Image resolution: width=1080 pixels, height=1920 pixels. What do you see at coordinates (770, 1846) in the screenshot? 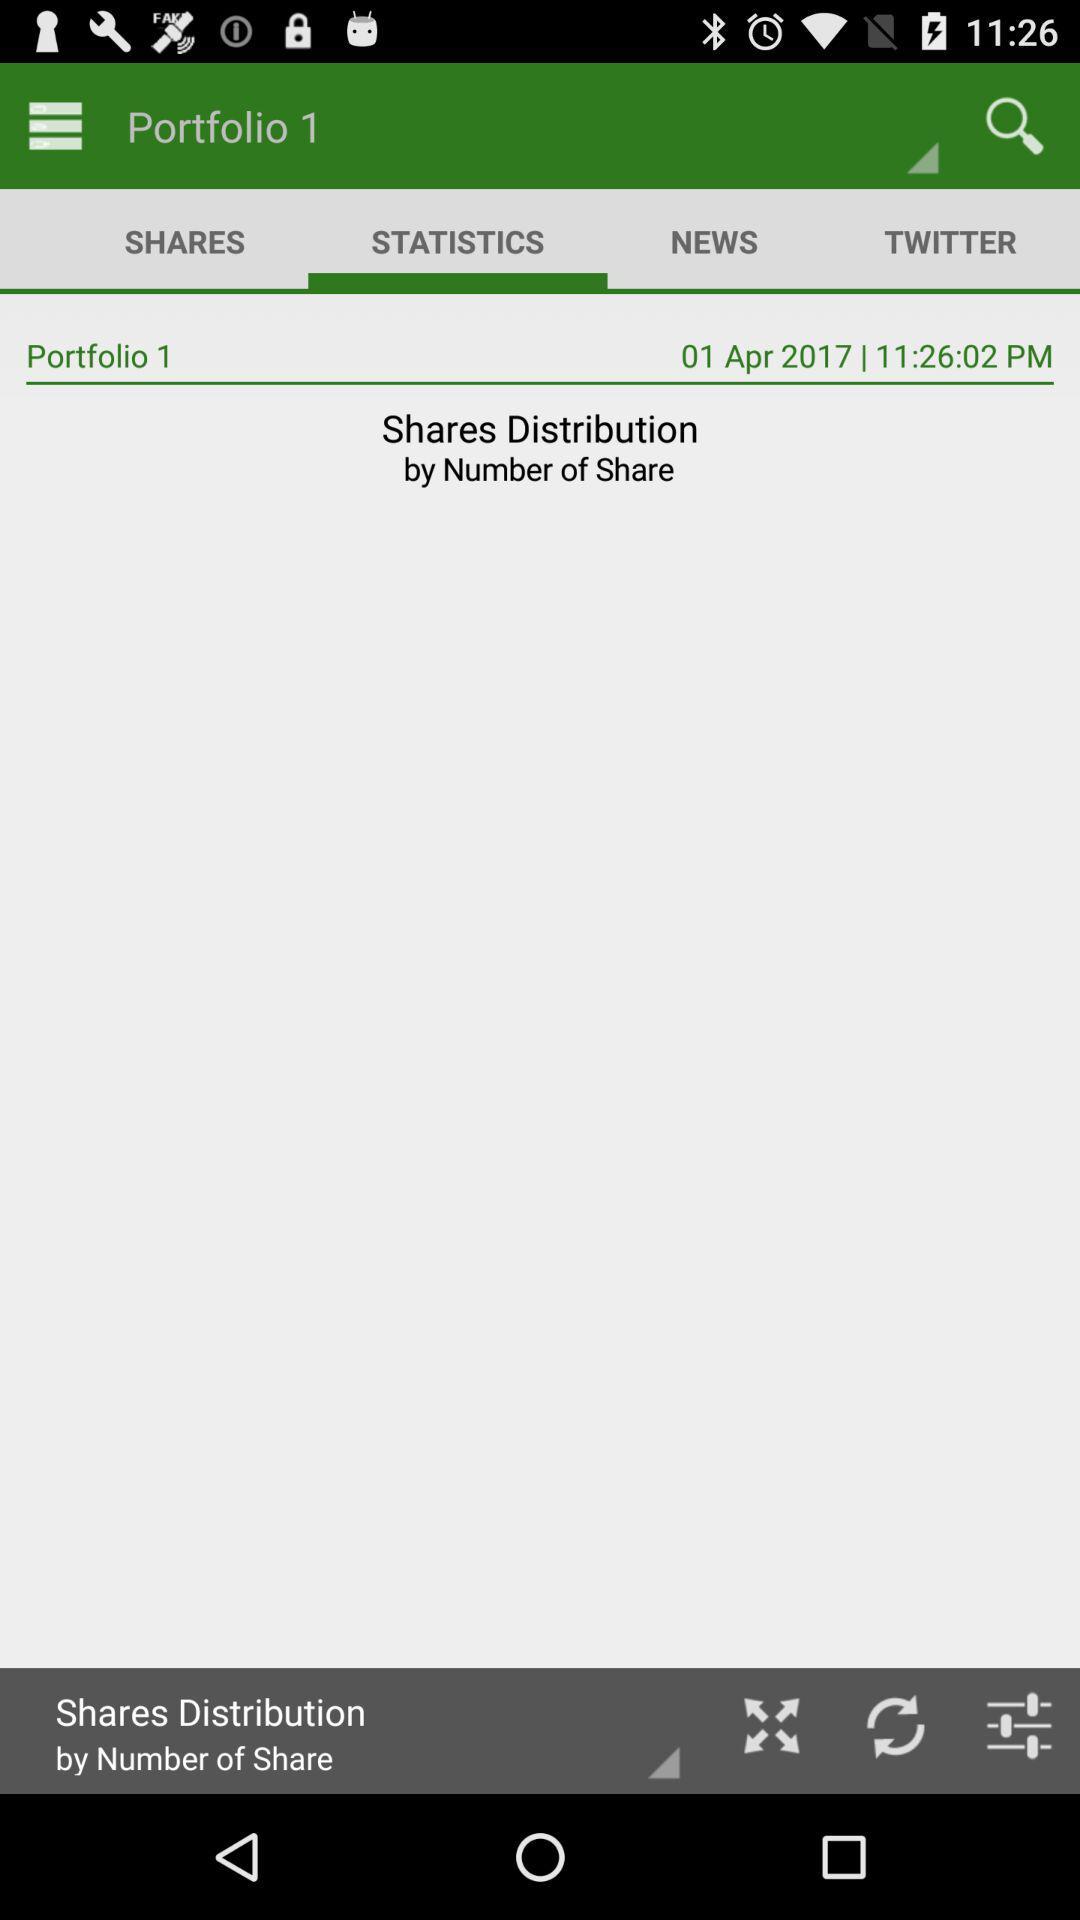
I see `the fullscreen icon` at bounding box center [770, 1846].